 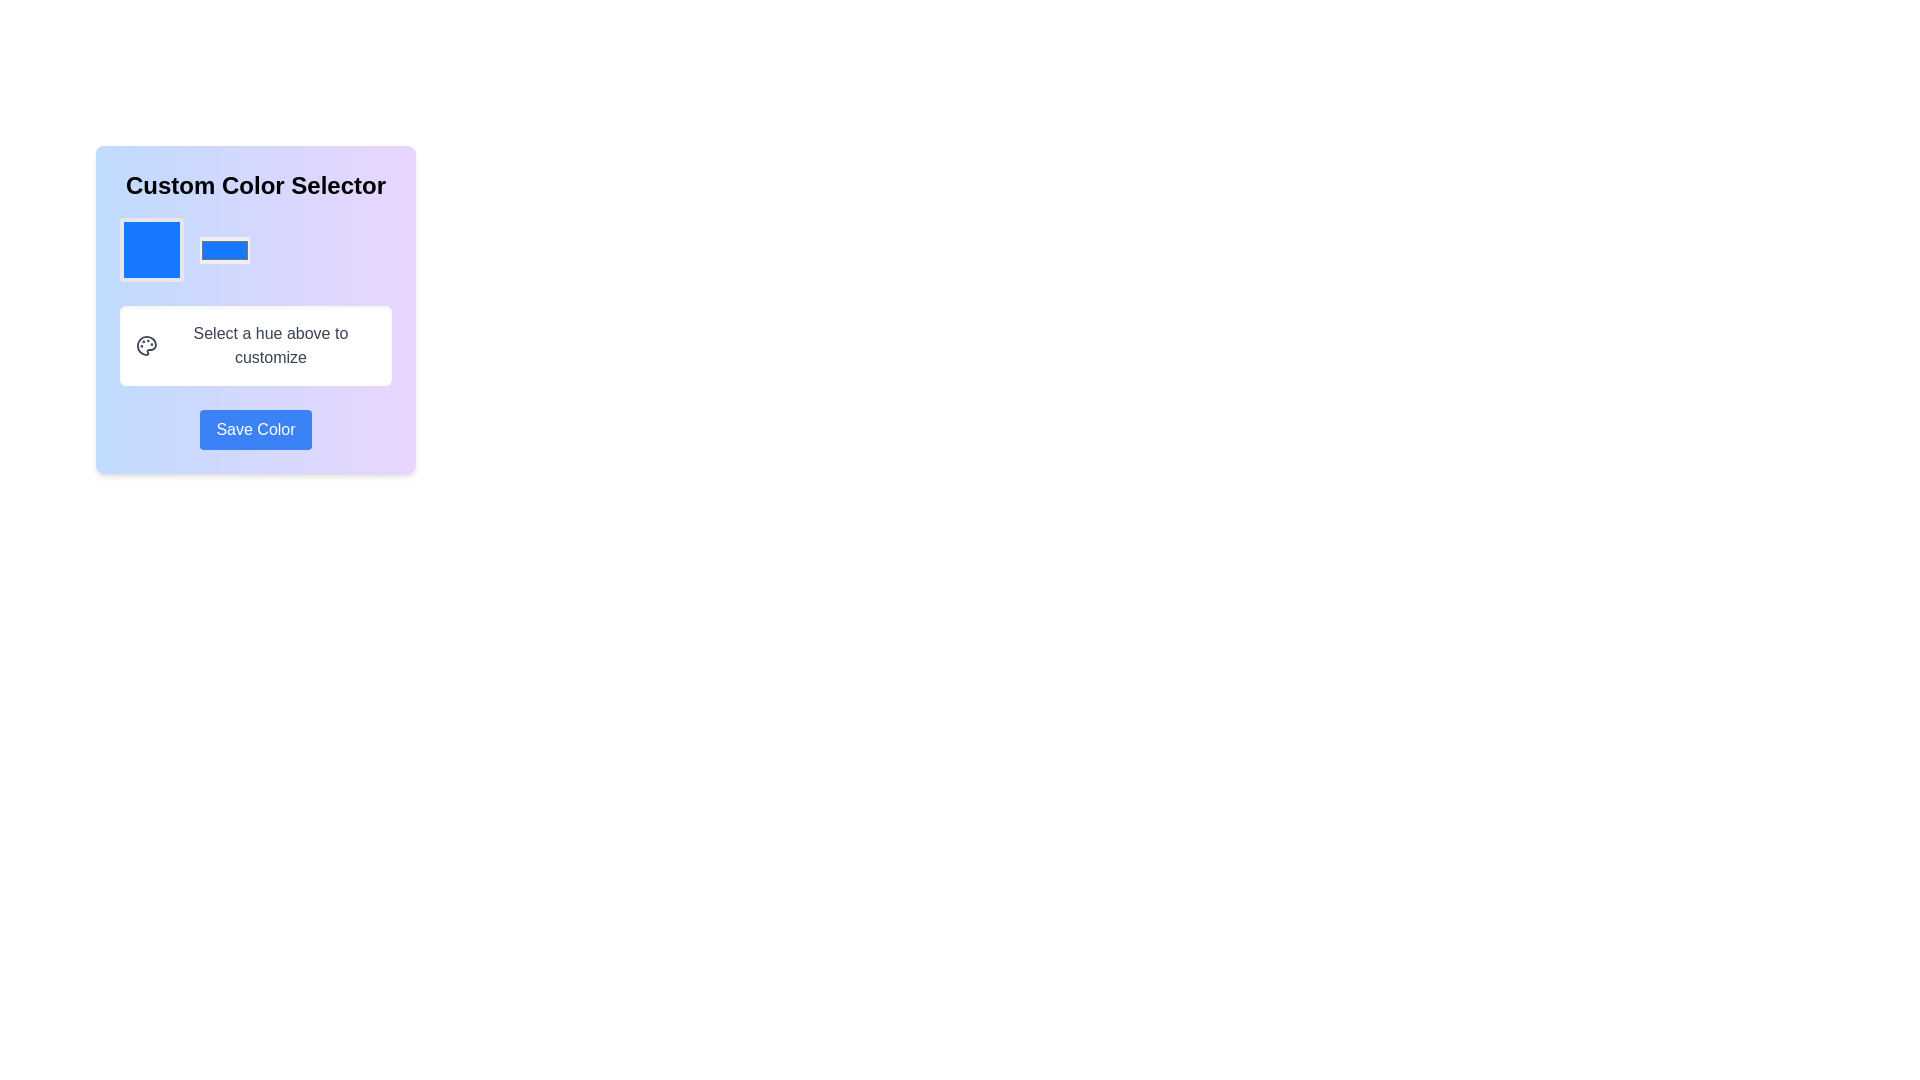 What do you see at coordinates (254, 428) in the screenshot?
I see `the rectangular blue button labeled 'Save Color' to observe the color change upon hover` at bounding box center [254, 428].